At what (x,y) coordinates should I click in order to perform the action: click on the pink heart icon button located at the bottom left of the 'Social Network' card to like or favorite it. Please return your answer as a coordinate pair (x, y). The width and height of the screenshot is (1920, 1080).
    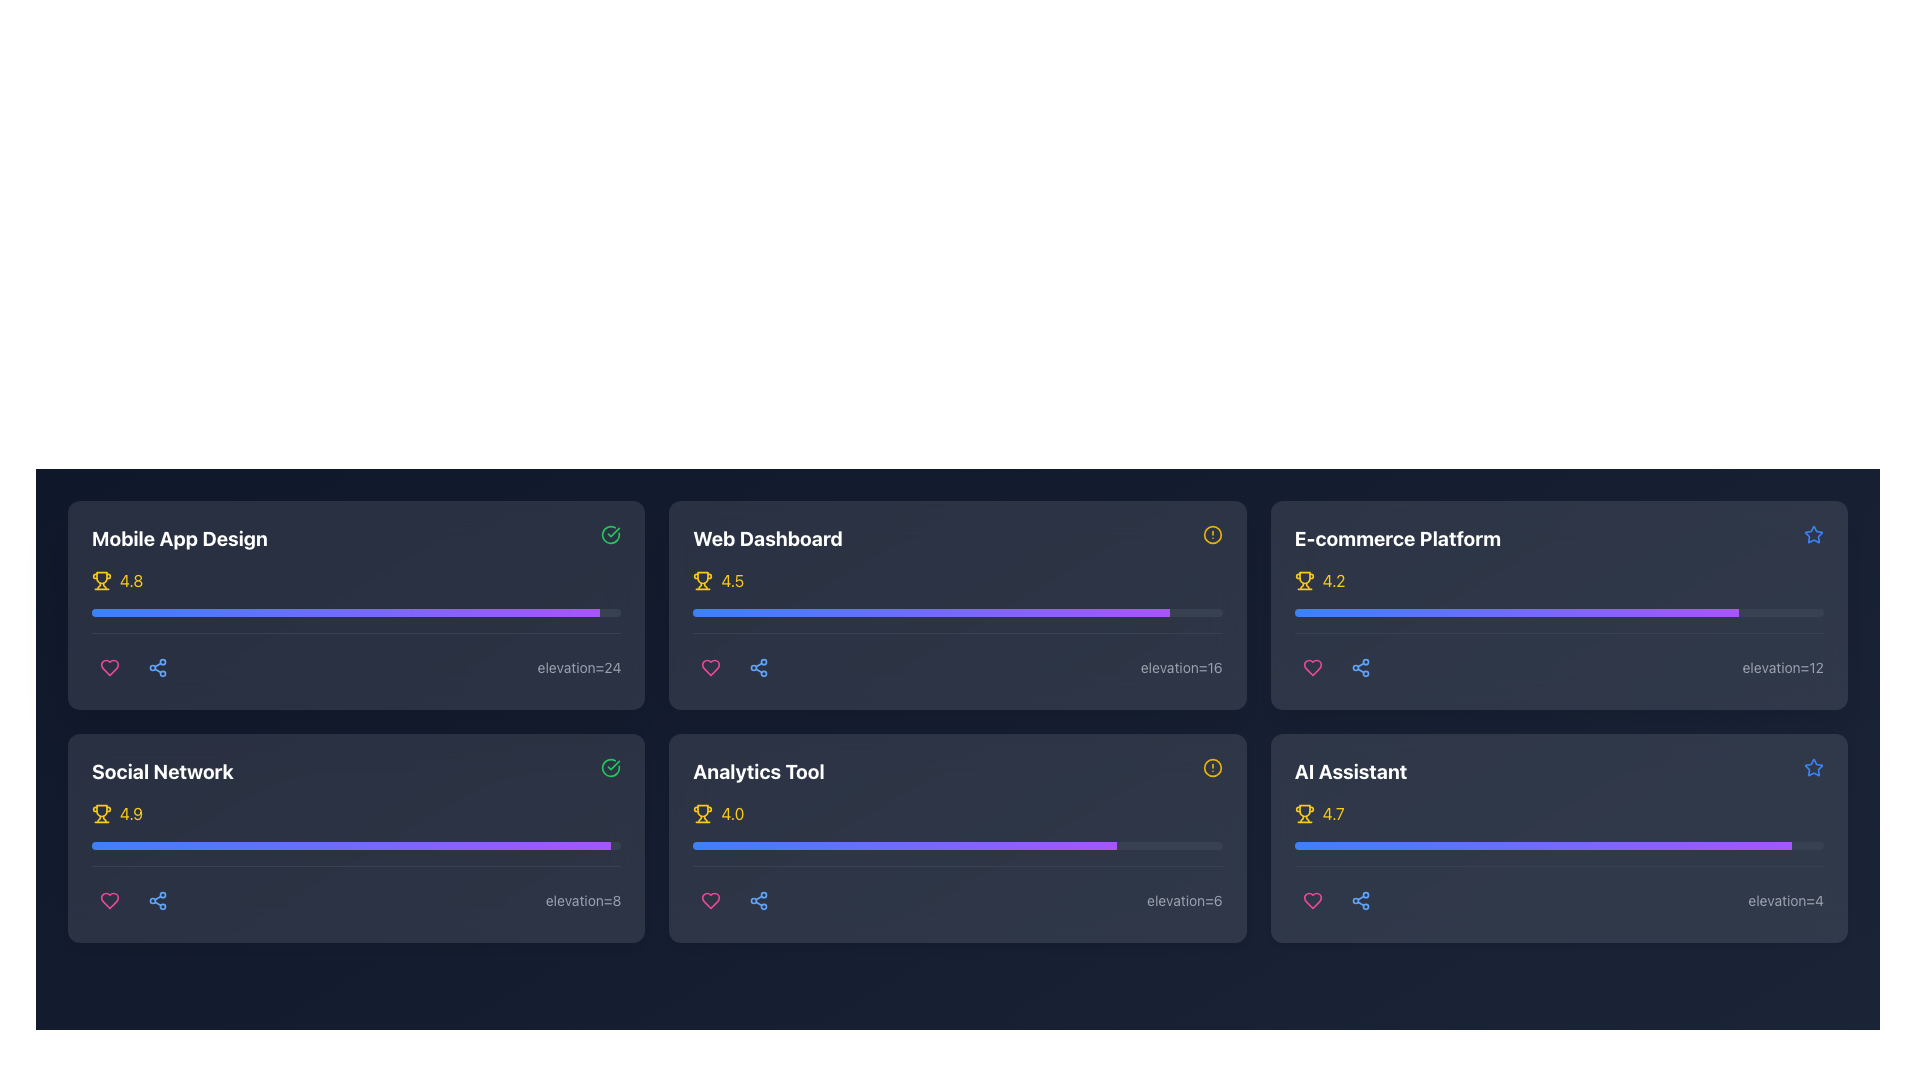
    Looking at the image, I should click on (109, 901).